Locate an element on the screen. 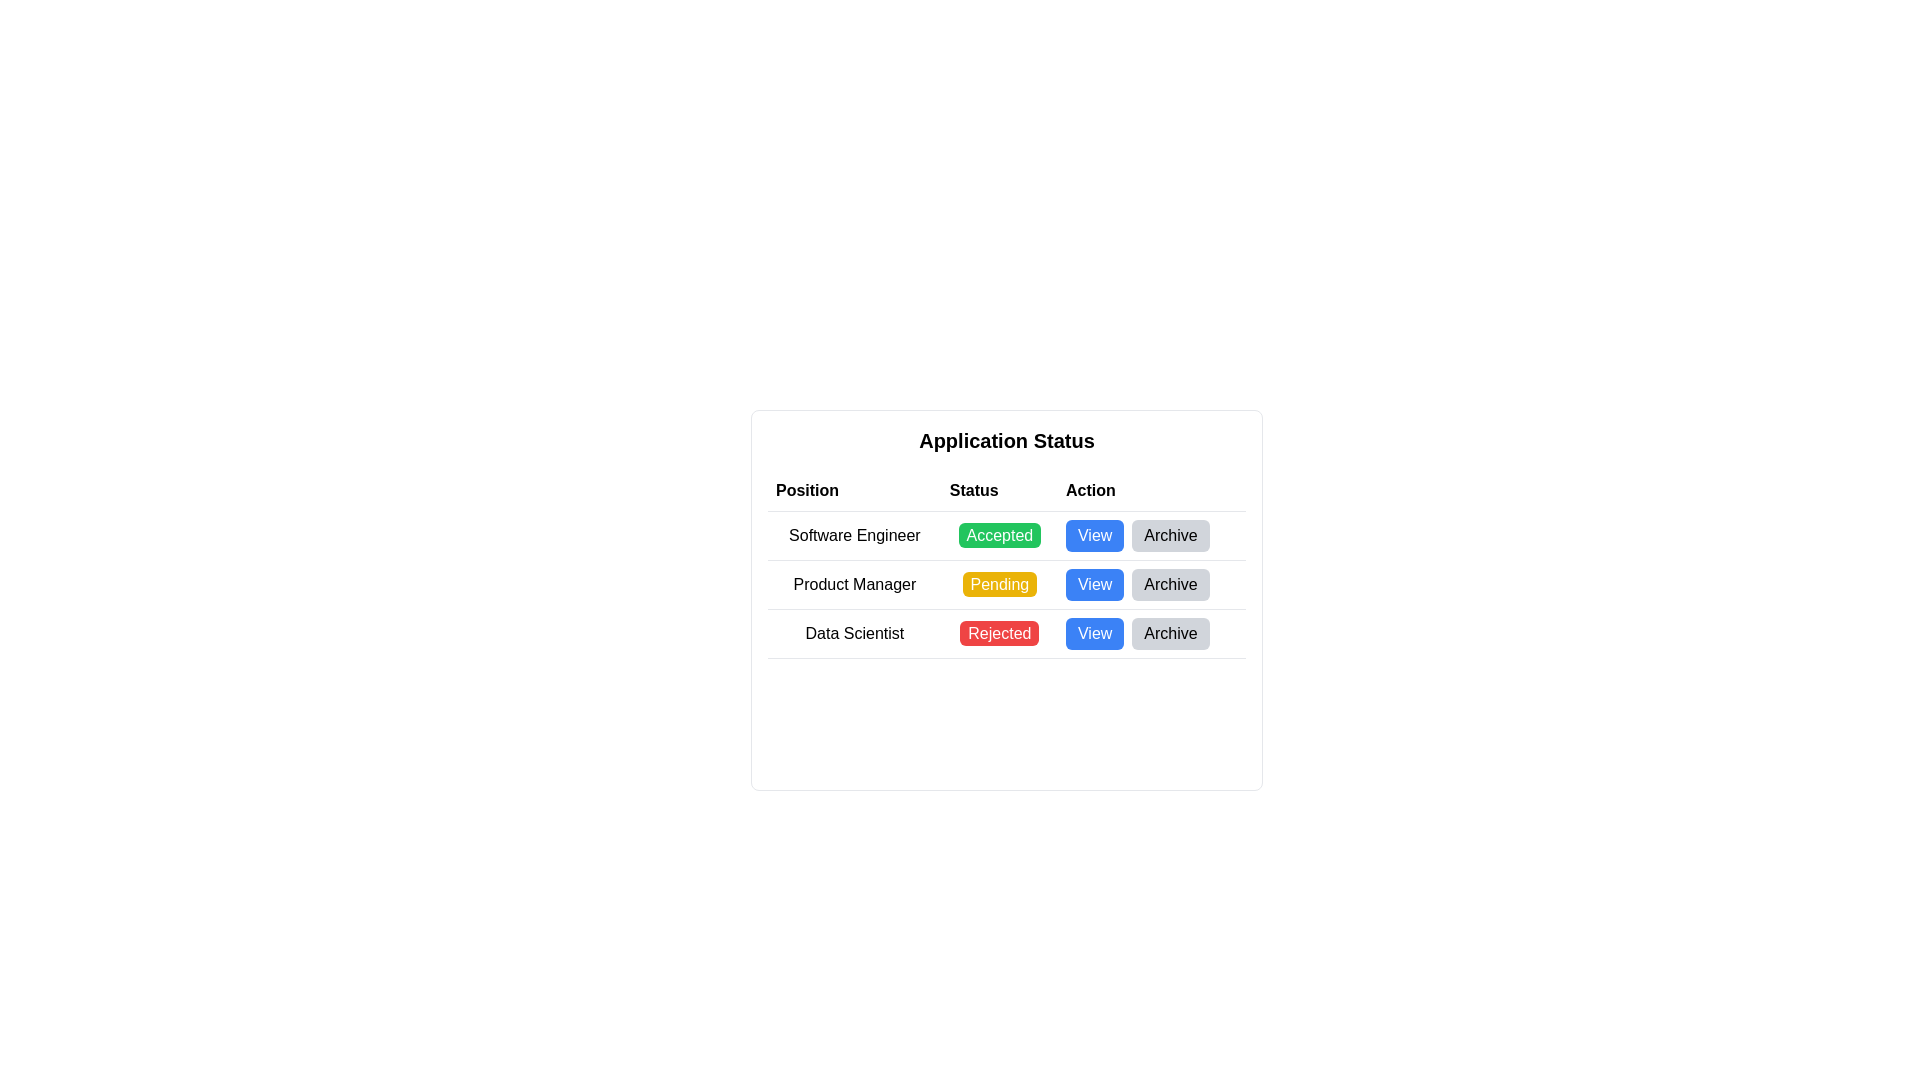 The image size is (1920, 1080). the 'View' button located in the 'Action' column of the 'Application Status' table for the 'Product Manager' entry is located at coordinates (1093, 585).